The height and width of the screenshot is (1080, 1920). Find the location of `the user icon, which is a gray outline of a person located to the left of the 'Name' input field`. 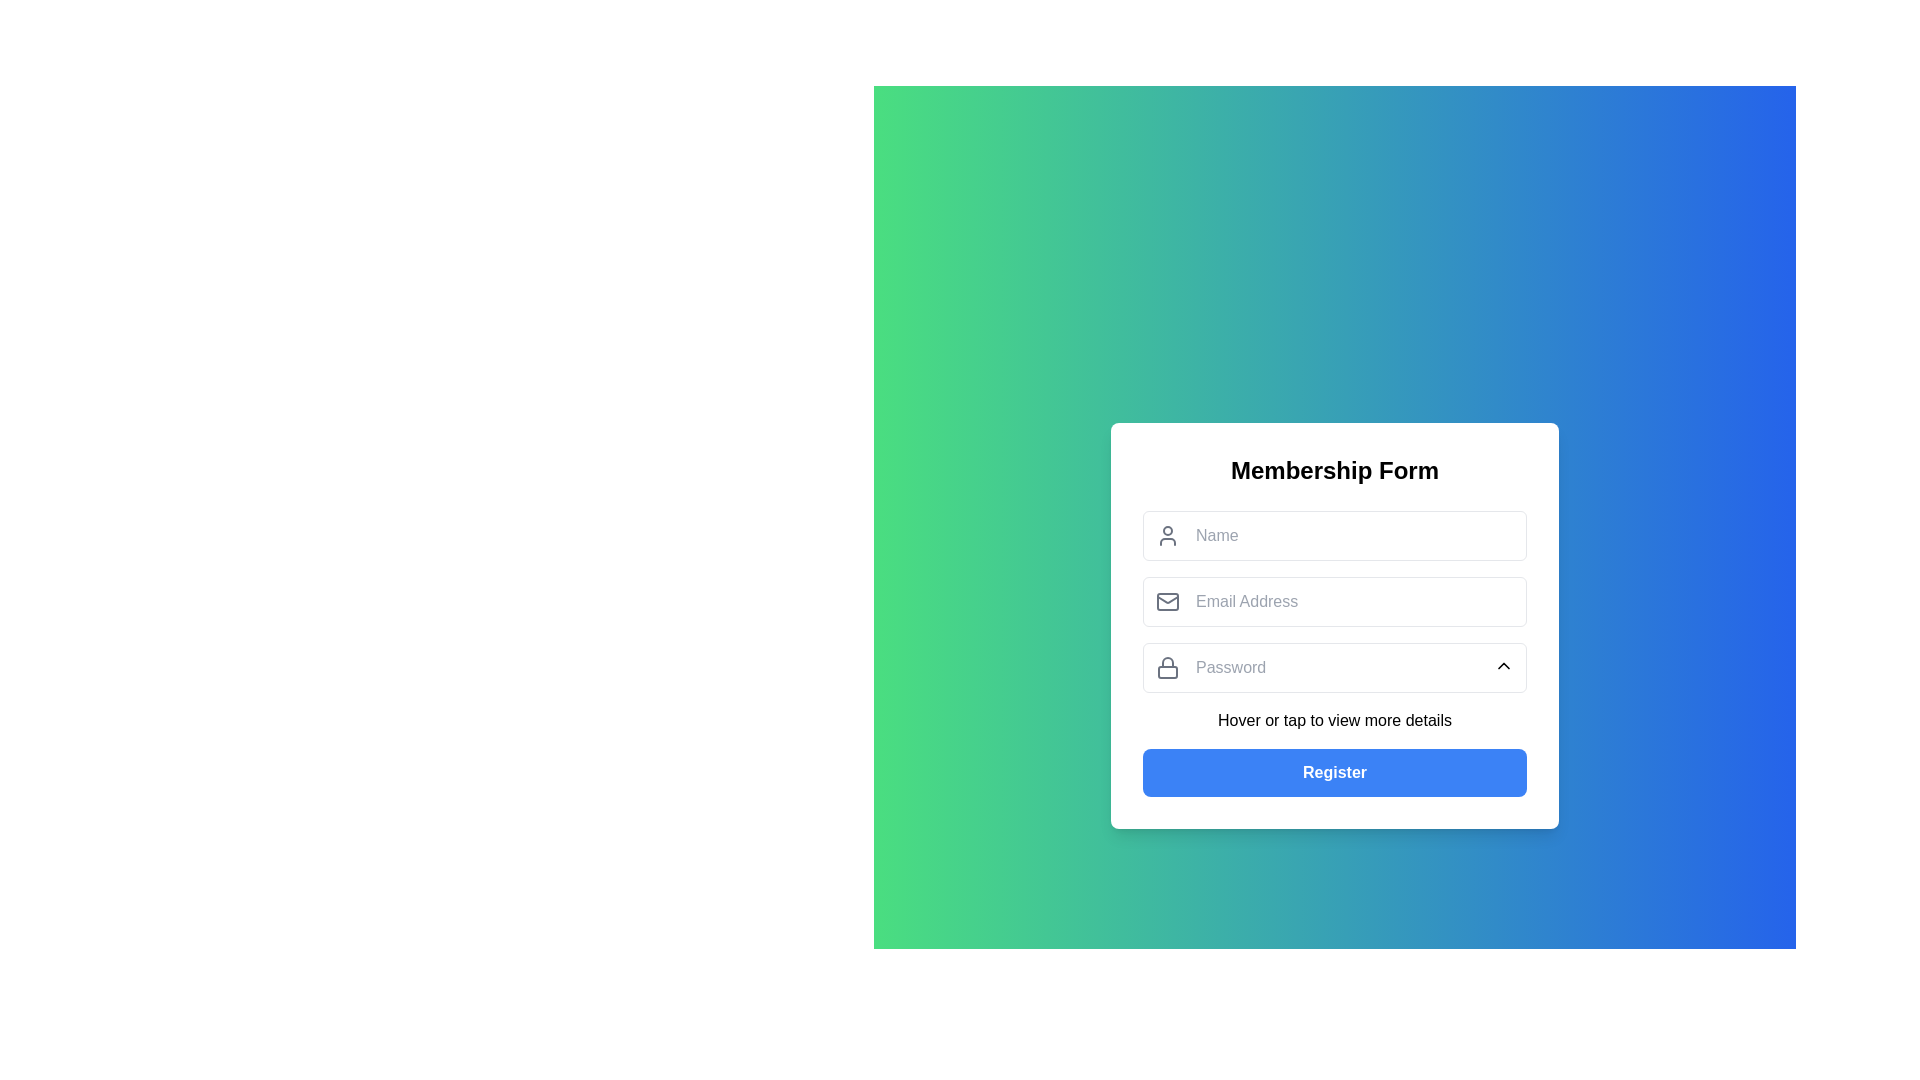

the user icon, which is a gray outline of a person located to the left of the 'Name' input field is located at coordinates (1167, 535).